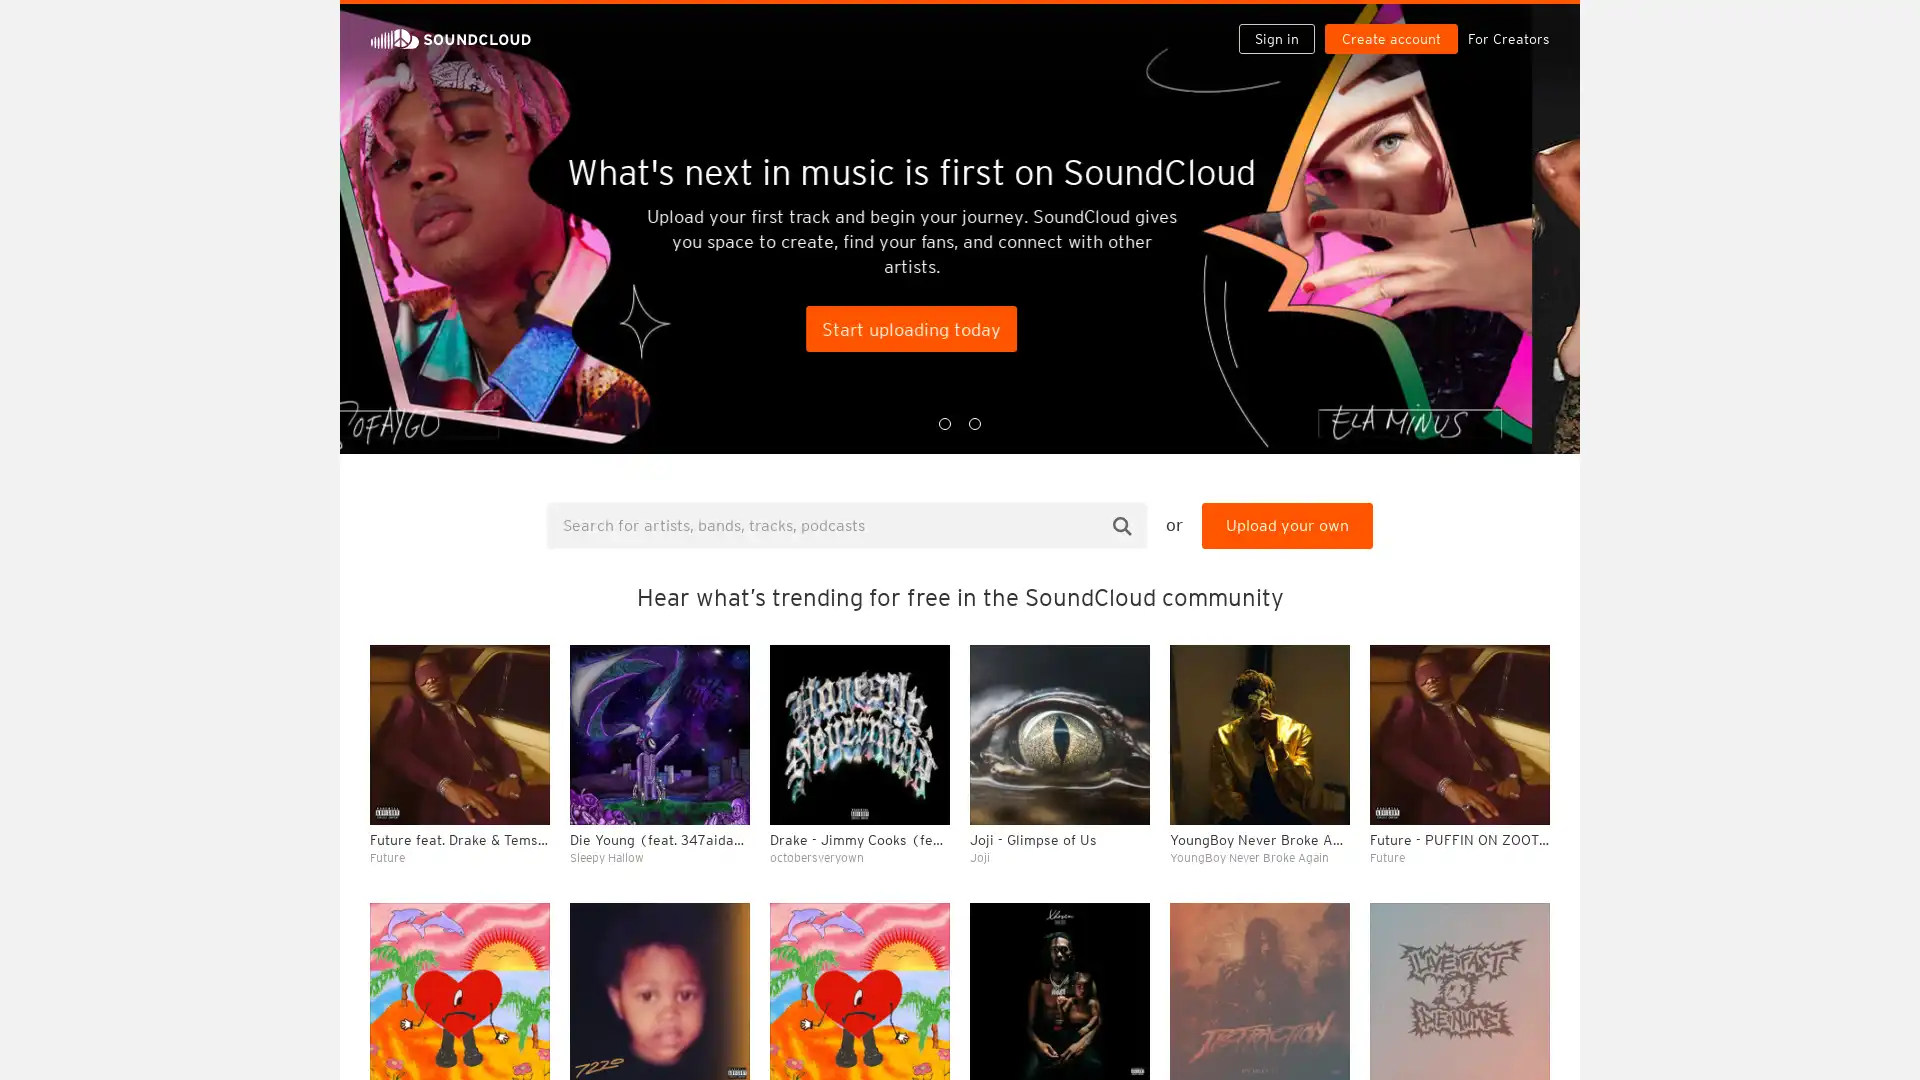 Image resolution: width=1920 pixels, height=1080 pixels. What do you see at coordinates (1482, 546) in the screenshot?
I see `Clear` at bounding box center [1482, 546].